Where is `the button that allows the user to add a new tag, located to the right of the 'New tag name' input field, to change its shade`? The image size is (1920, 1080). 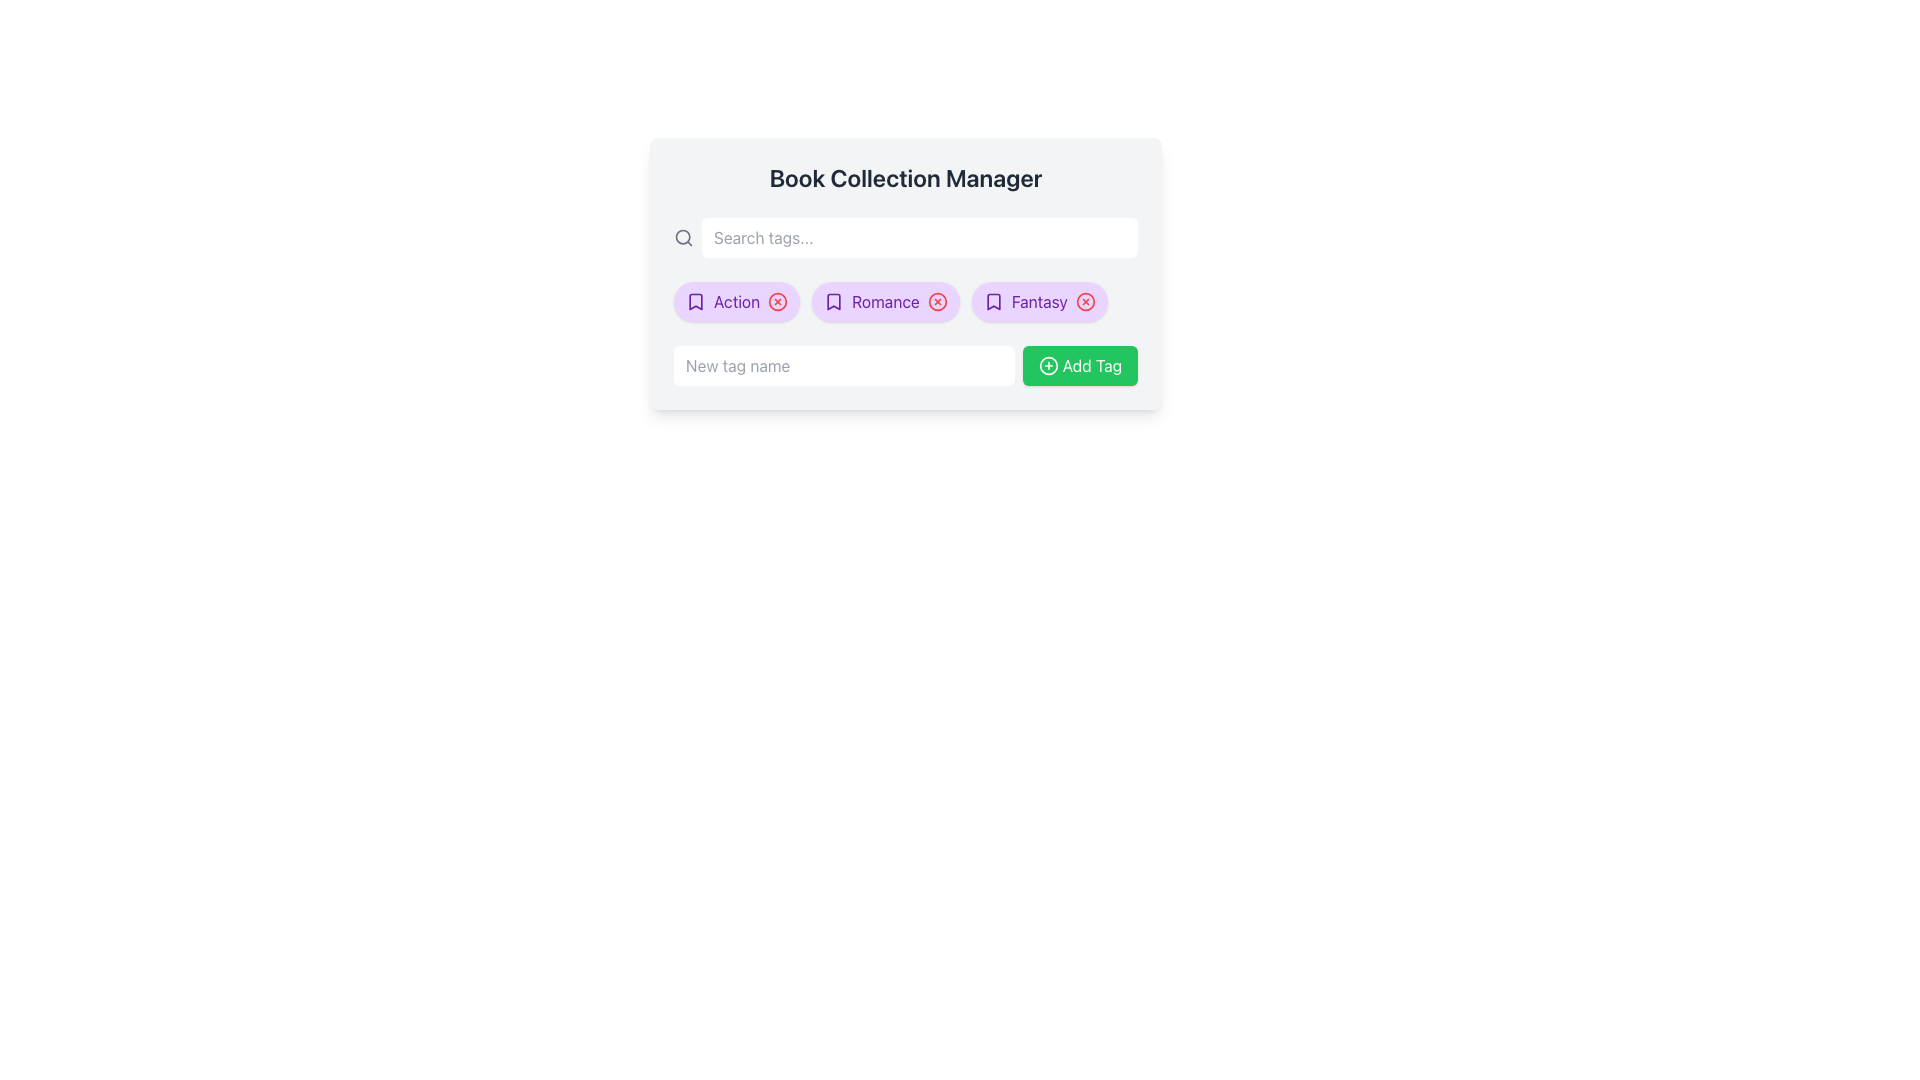
the button that allows the user to add a new tag, located to the right of the 'New tag name' input field, to change its shade is located at coordinates (1079, 366).